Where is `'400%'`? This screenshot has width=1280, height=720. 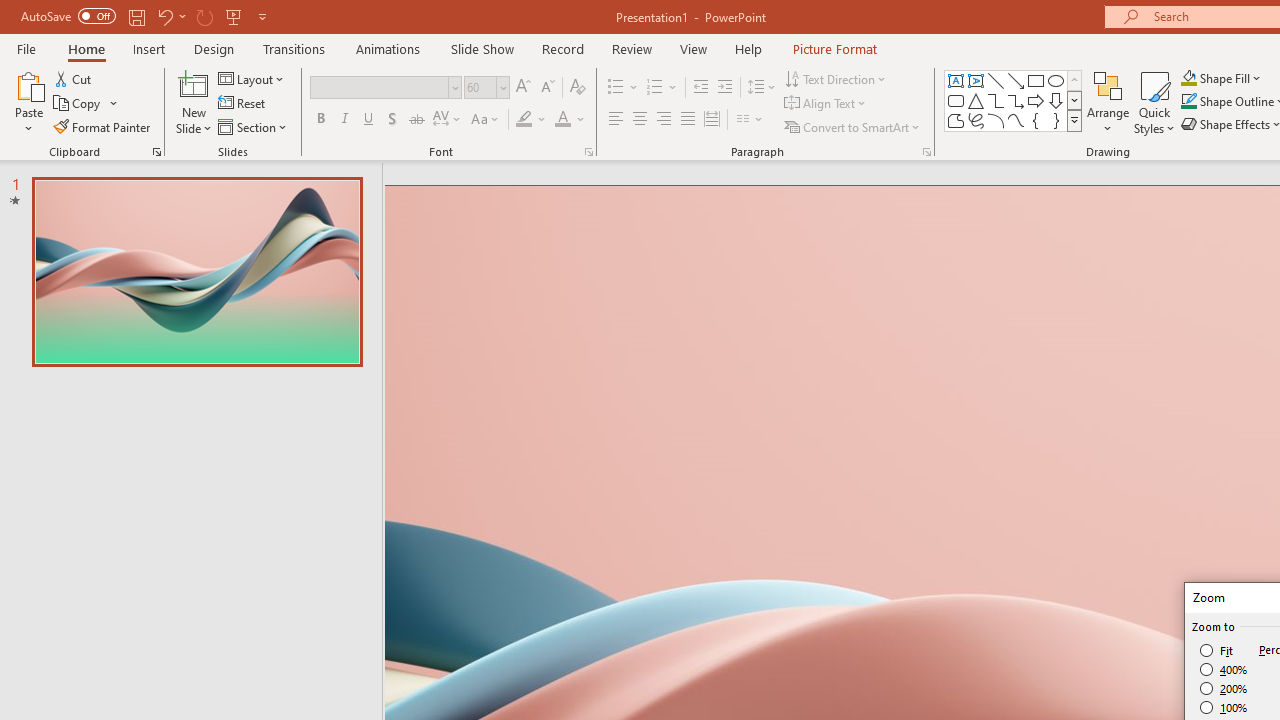
'400%' is located at coordinates (1223, 669).